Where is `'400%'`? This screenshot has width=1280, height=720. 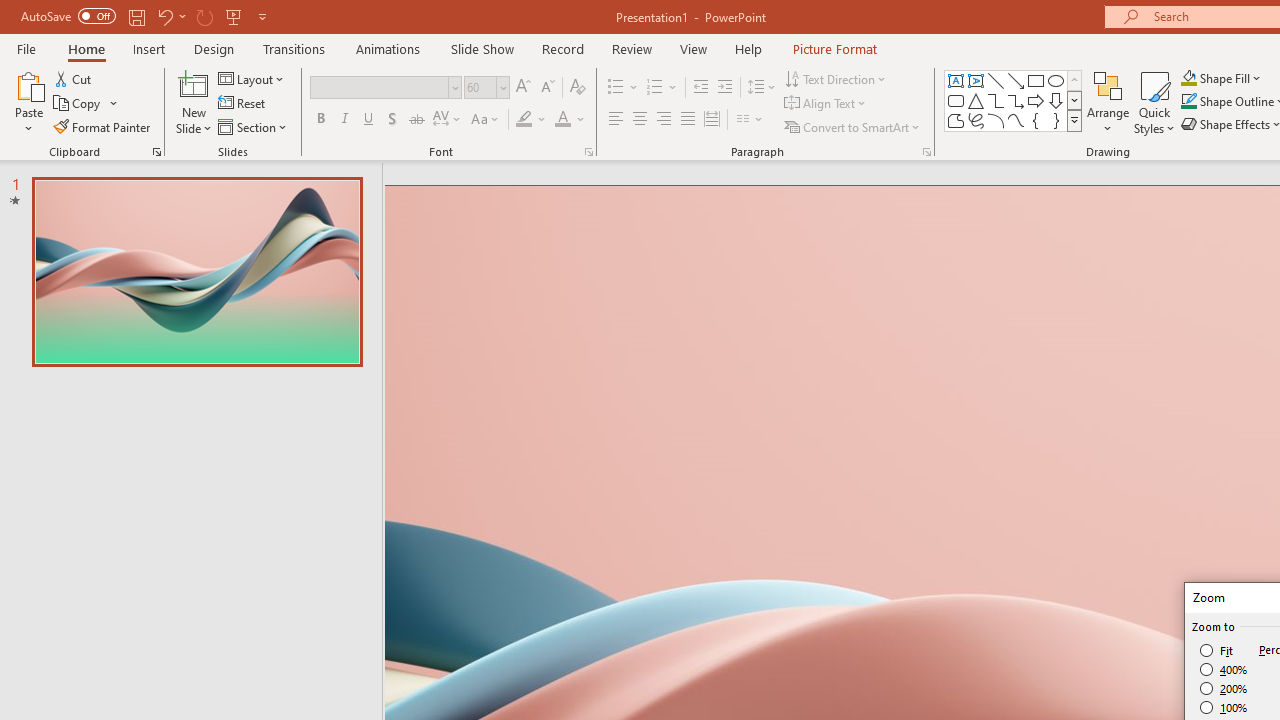
'400%' is located at coordinates (1223, 669).